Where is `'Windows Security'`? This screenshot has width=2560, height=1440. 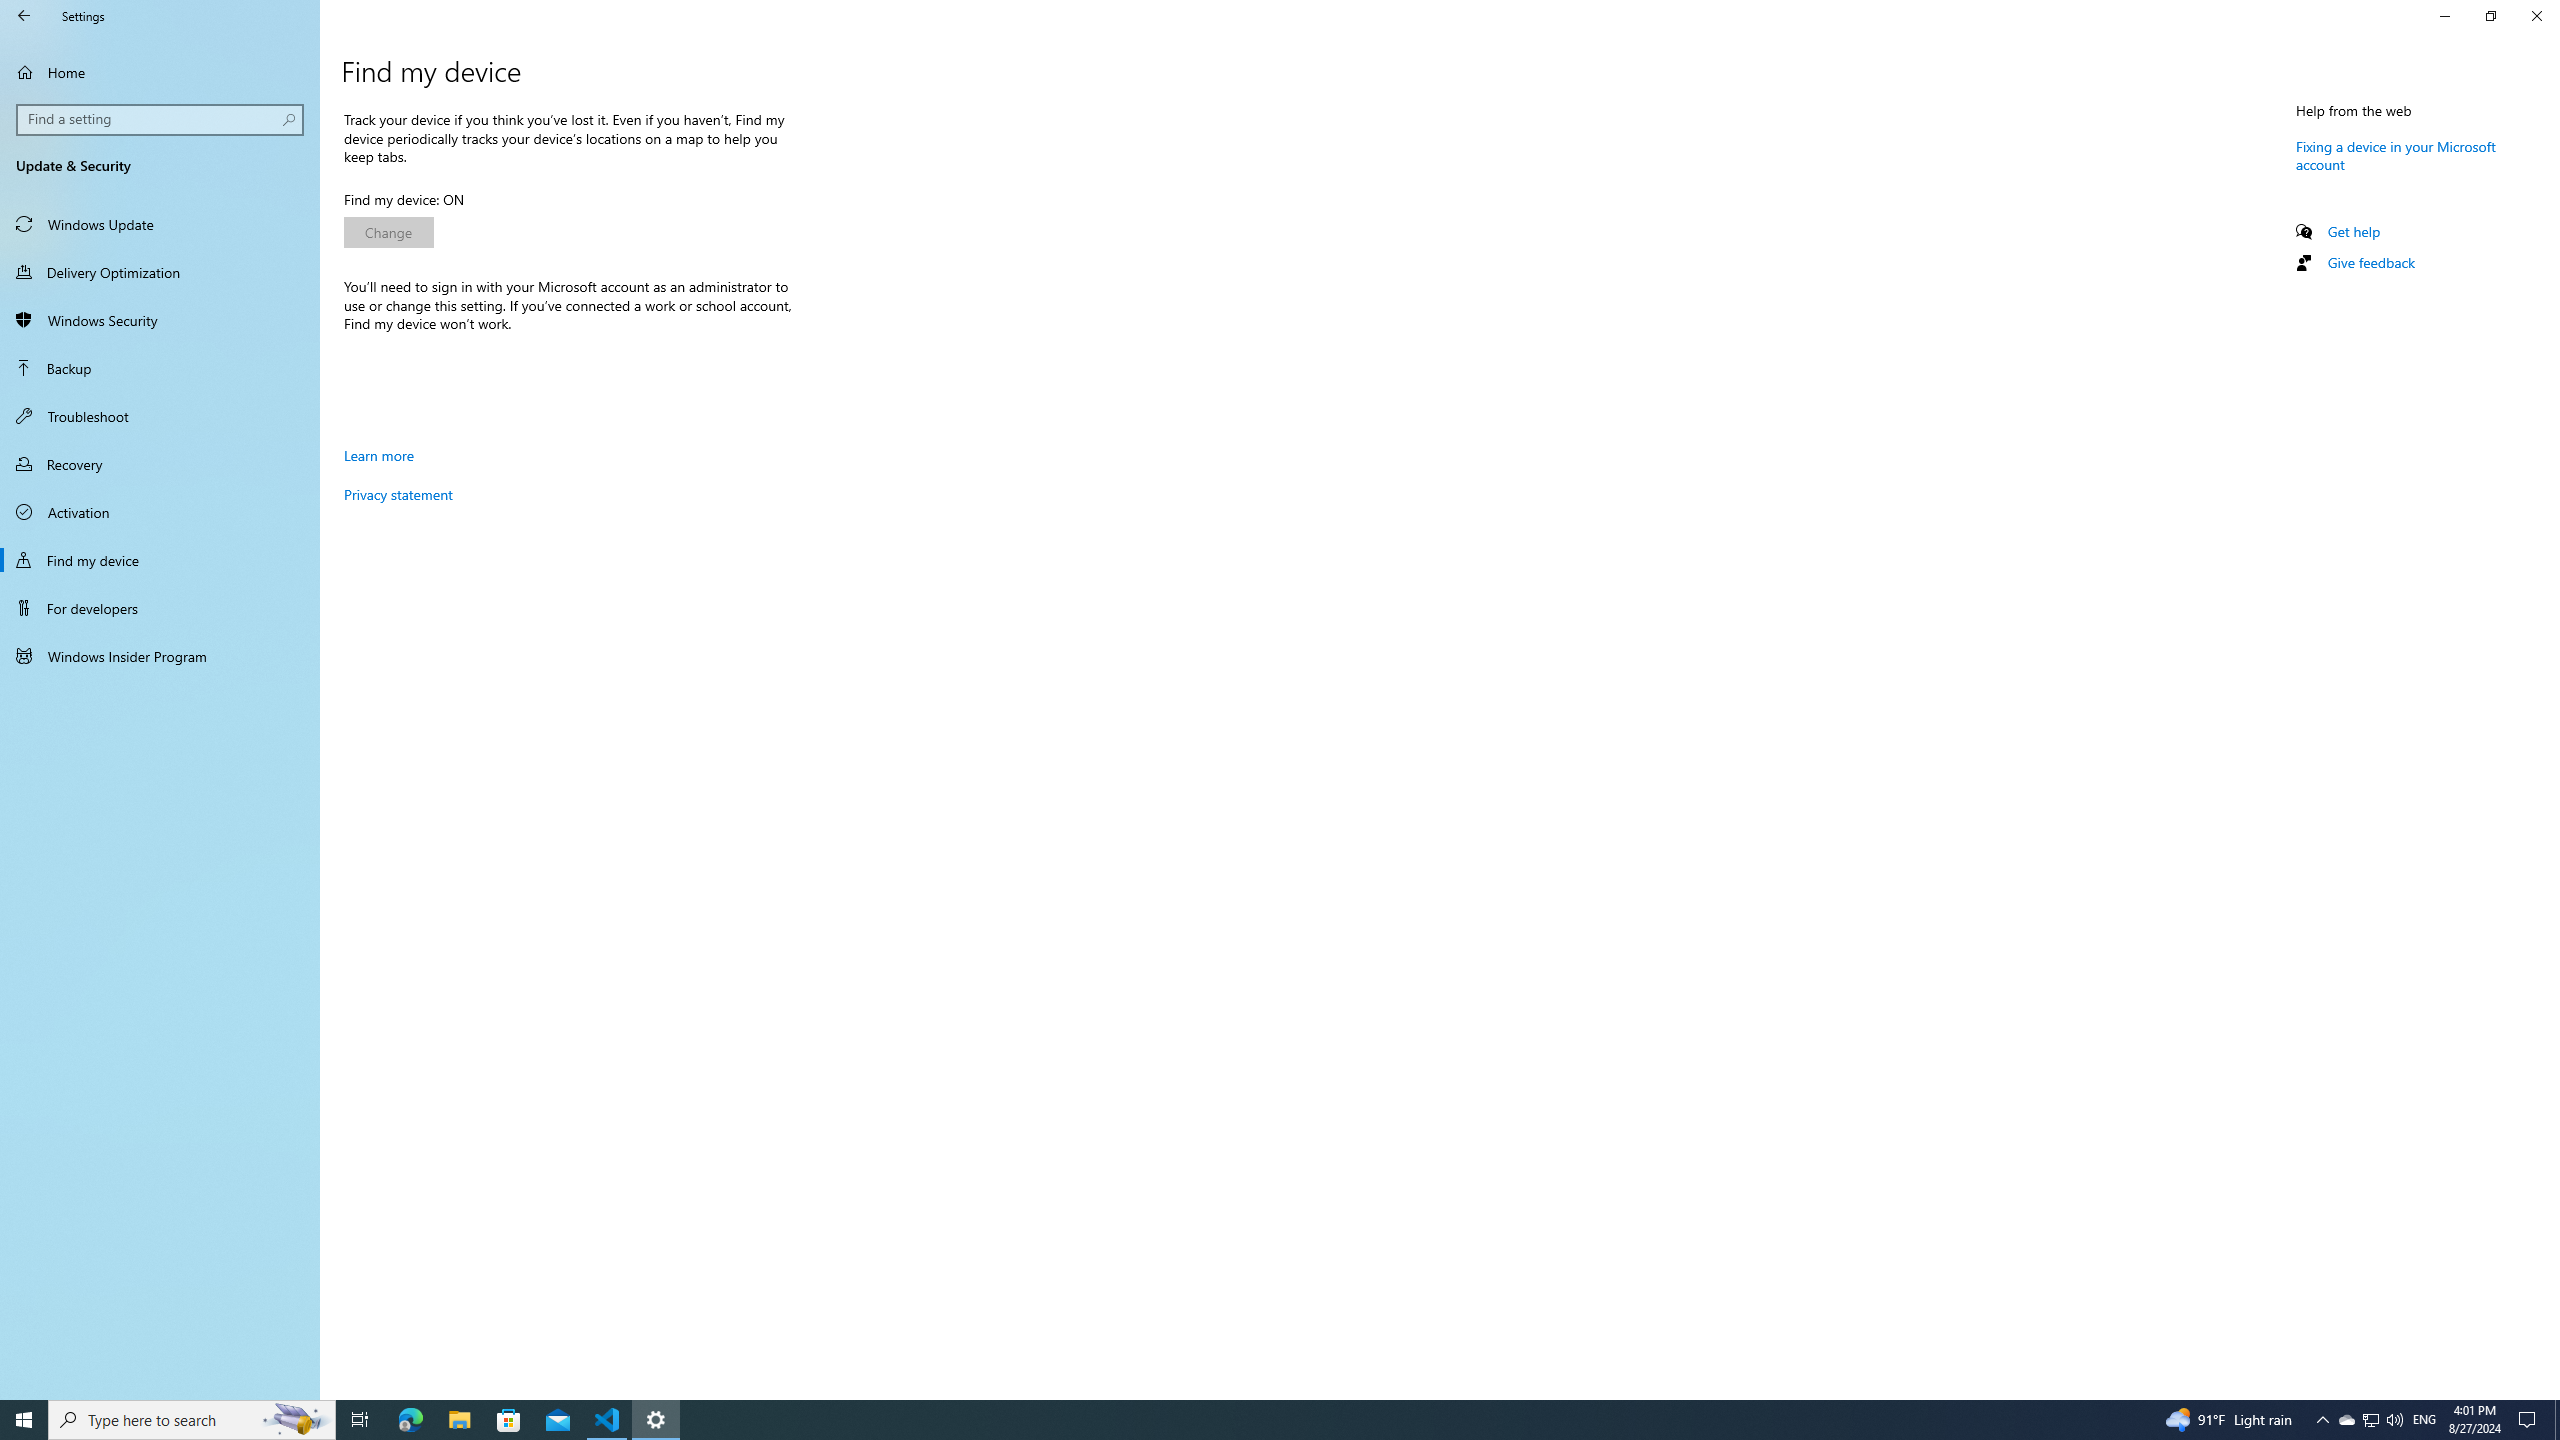 'Windows Security' is located at coordinates (159, 319).